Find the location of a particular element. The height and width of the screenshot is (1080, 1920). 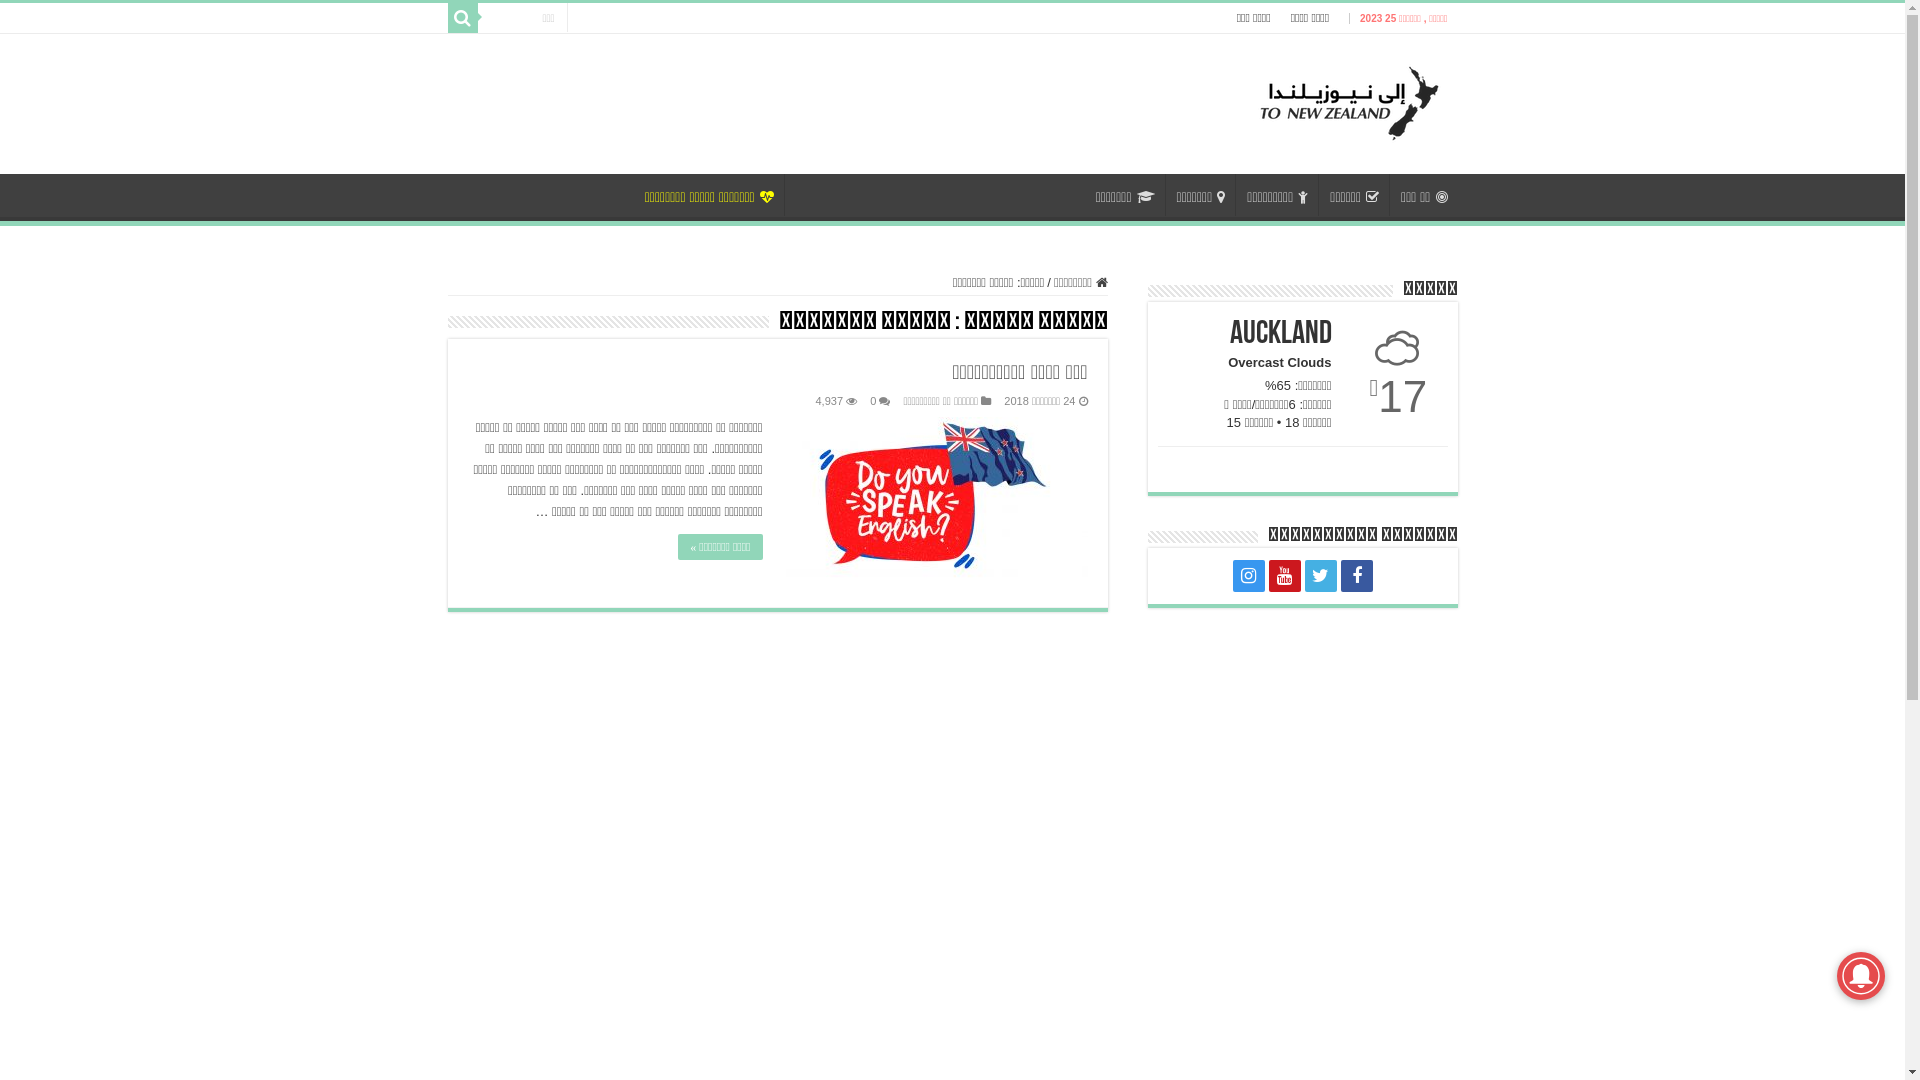

'Facebook' is located at coordinates (1356, 575).